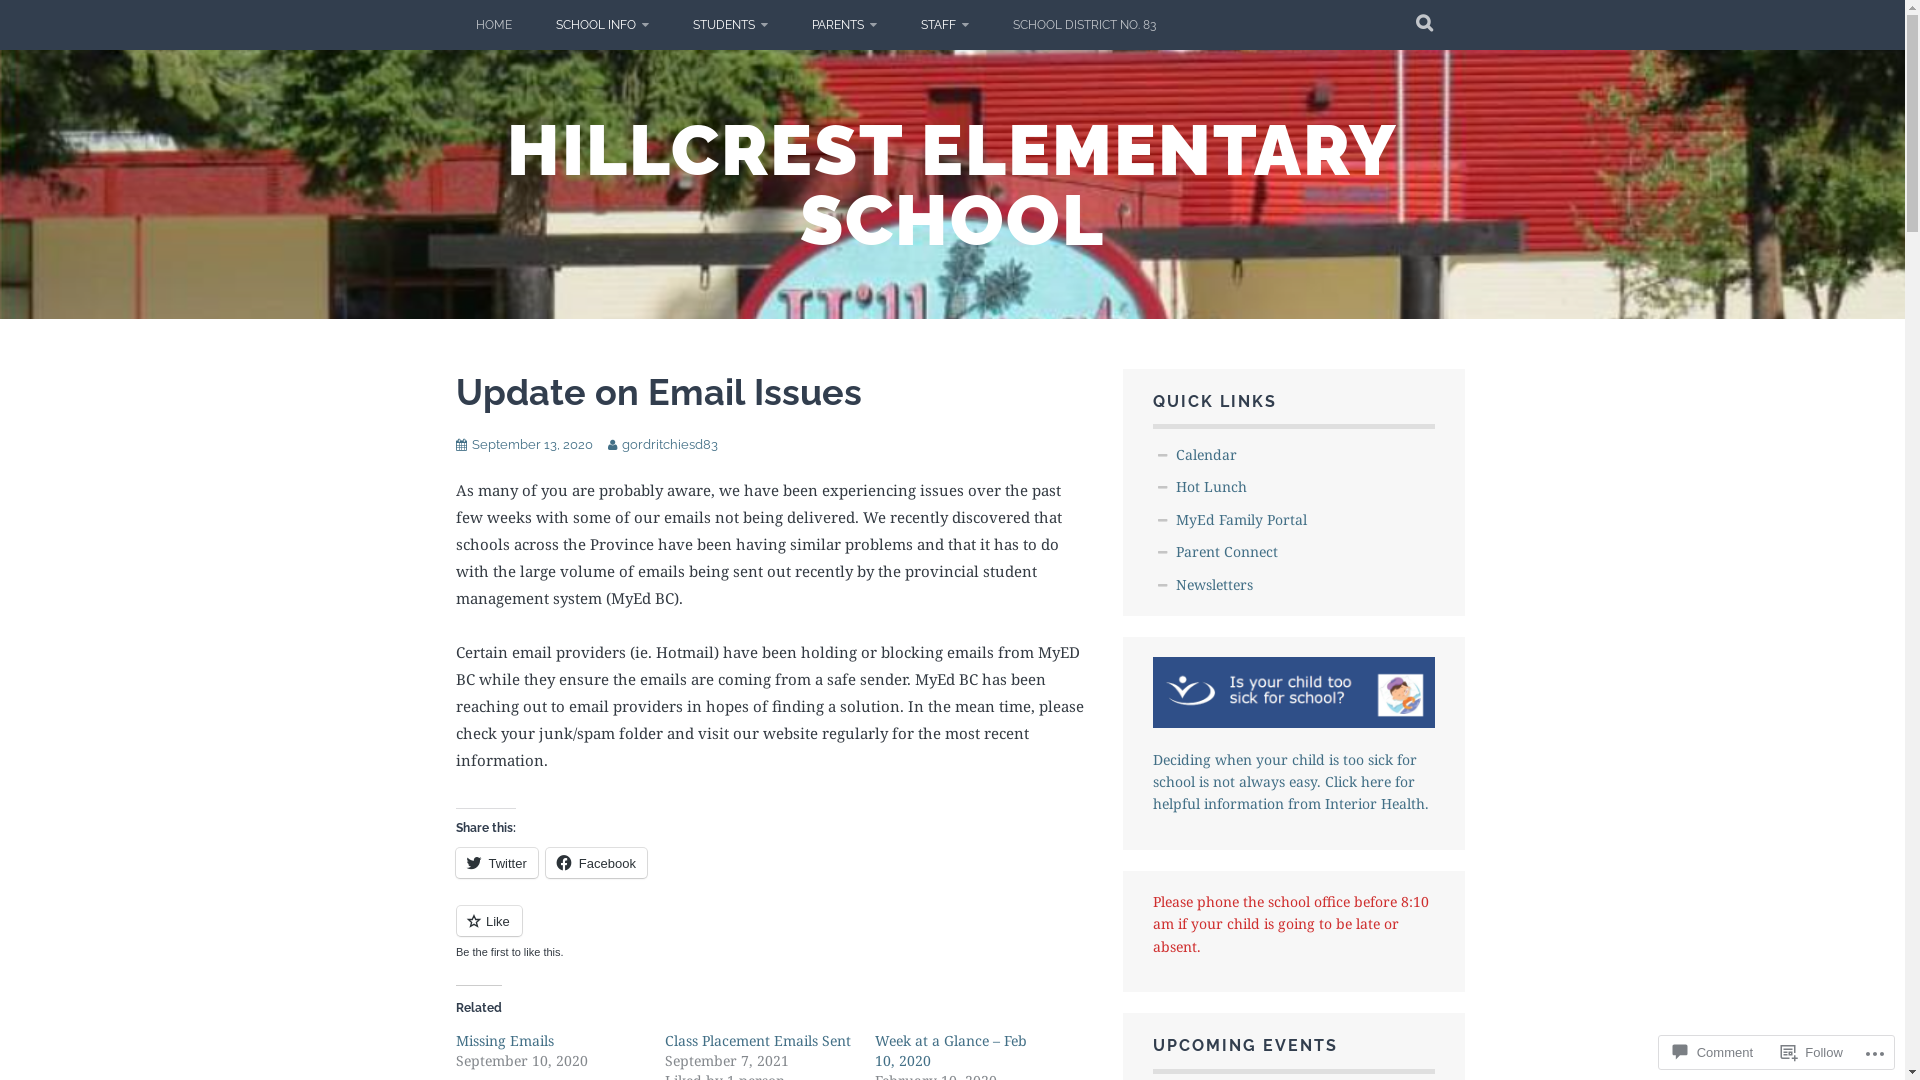  What do you see at coordinates (1226, 551) in the screenshot?
I see `'Parent Connect'` at bounding box center [1226, 551].